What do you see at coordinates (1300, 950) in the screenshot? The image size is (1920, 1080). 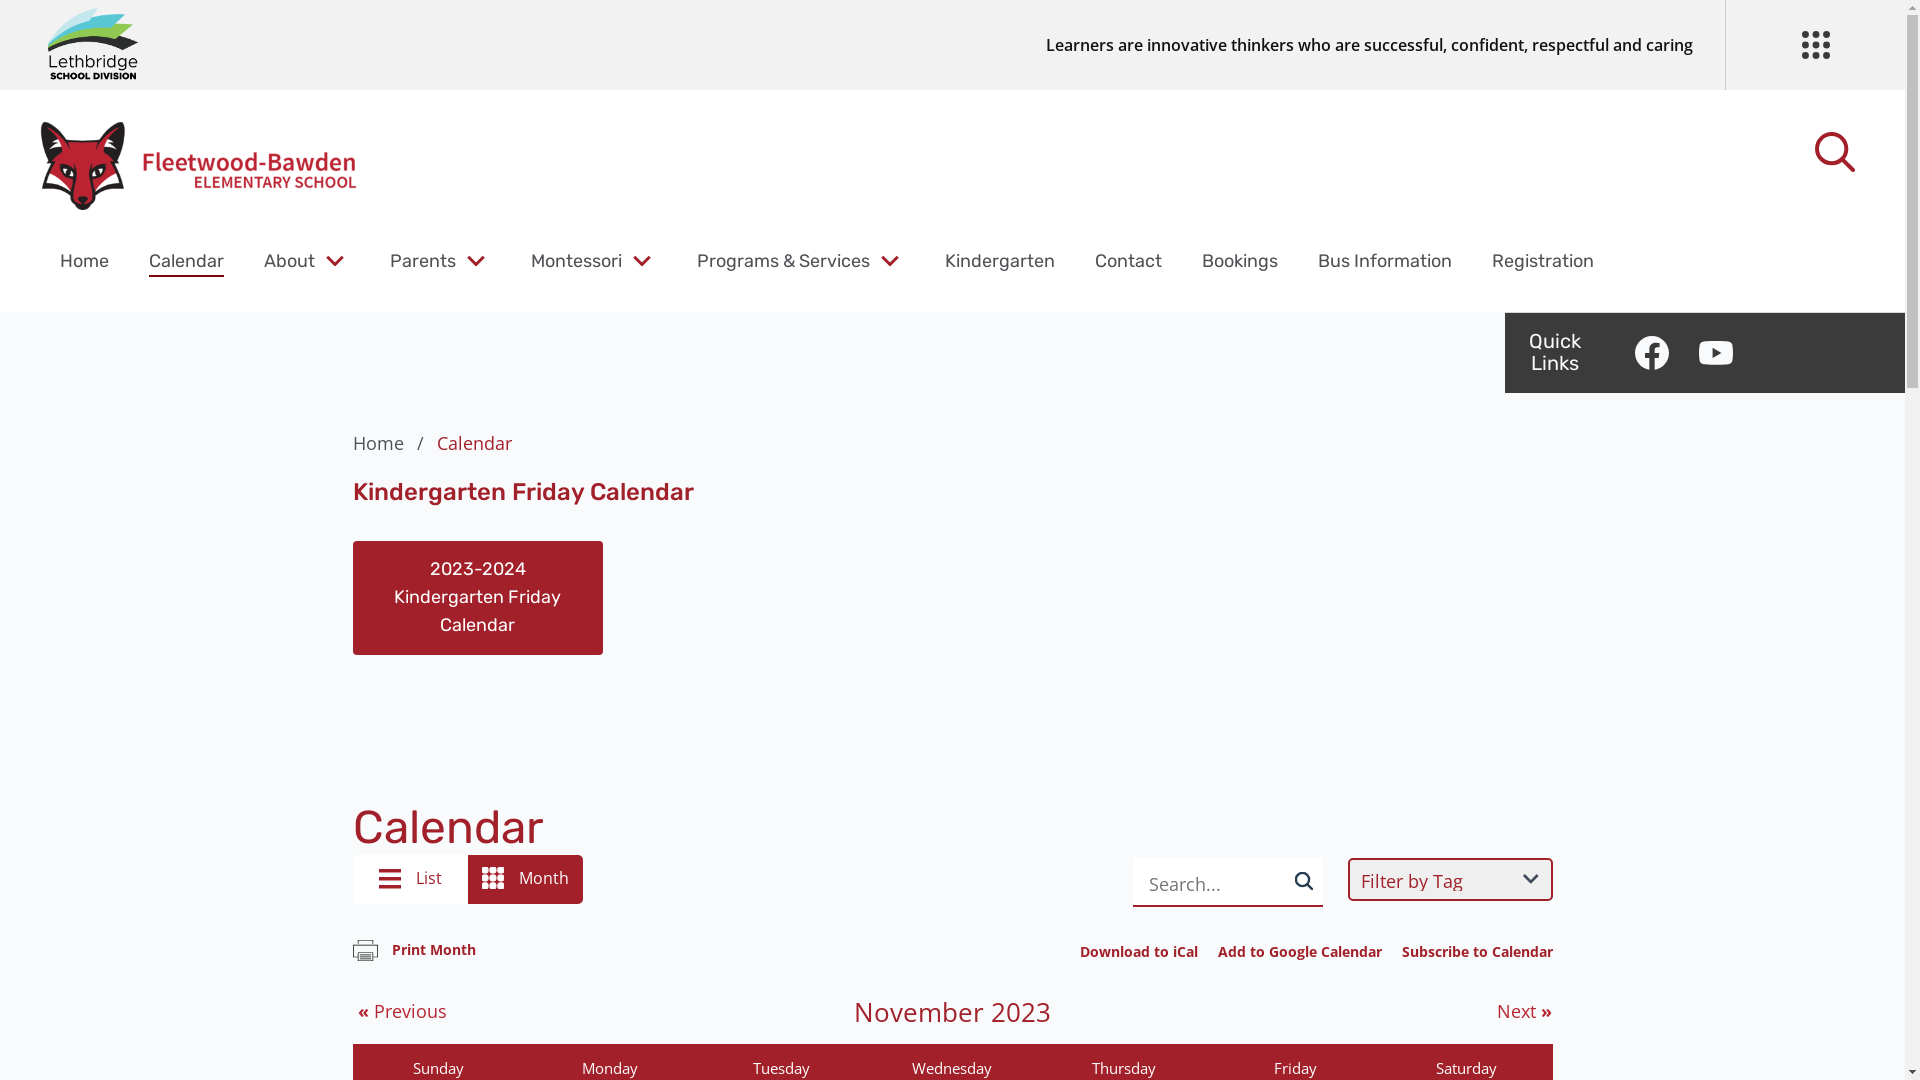 I see `'Add to Google Calendar'` at bounding box center [1300, 950].